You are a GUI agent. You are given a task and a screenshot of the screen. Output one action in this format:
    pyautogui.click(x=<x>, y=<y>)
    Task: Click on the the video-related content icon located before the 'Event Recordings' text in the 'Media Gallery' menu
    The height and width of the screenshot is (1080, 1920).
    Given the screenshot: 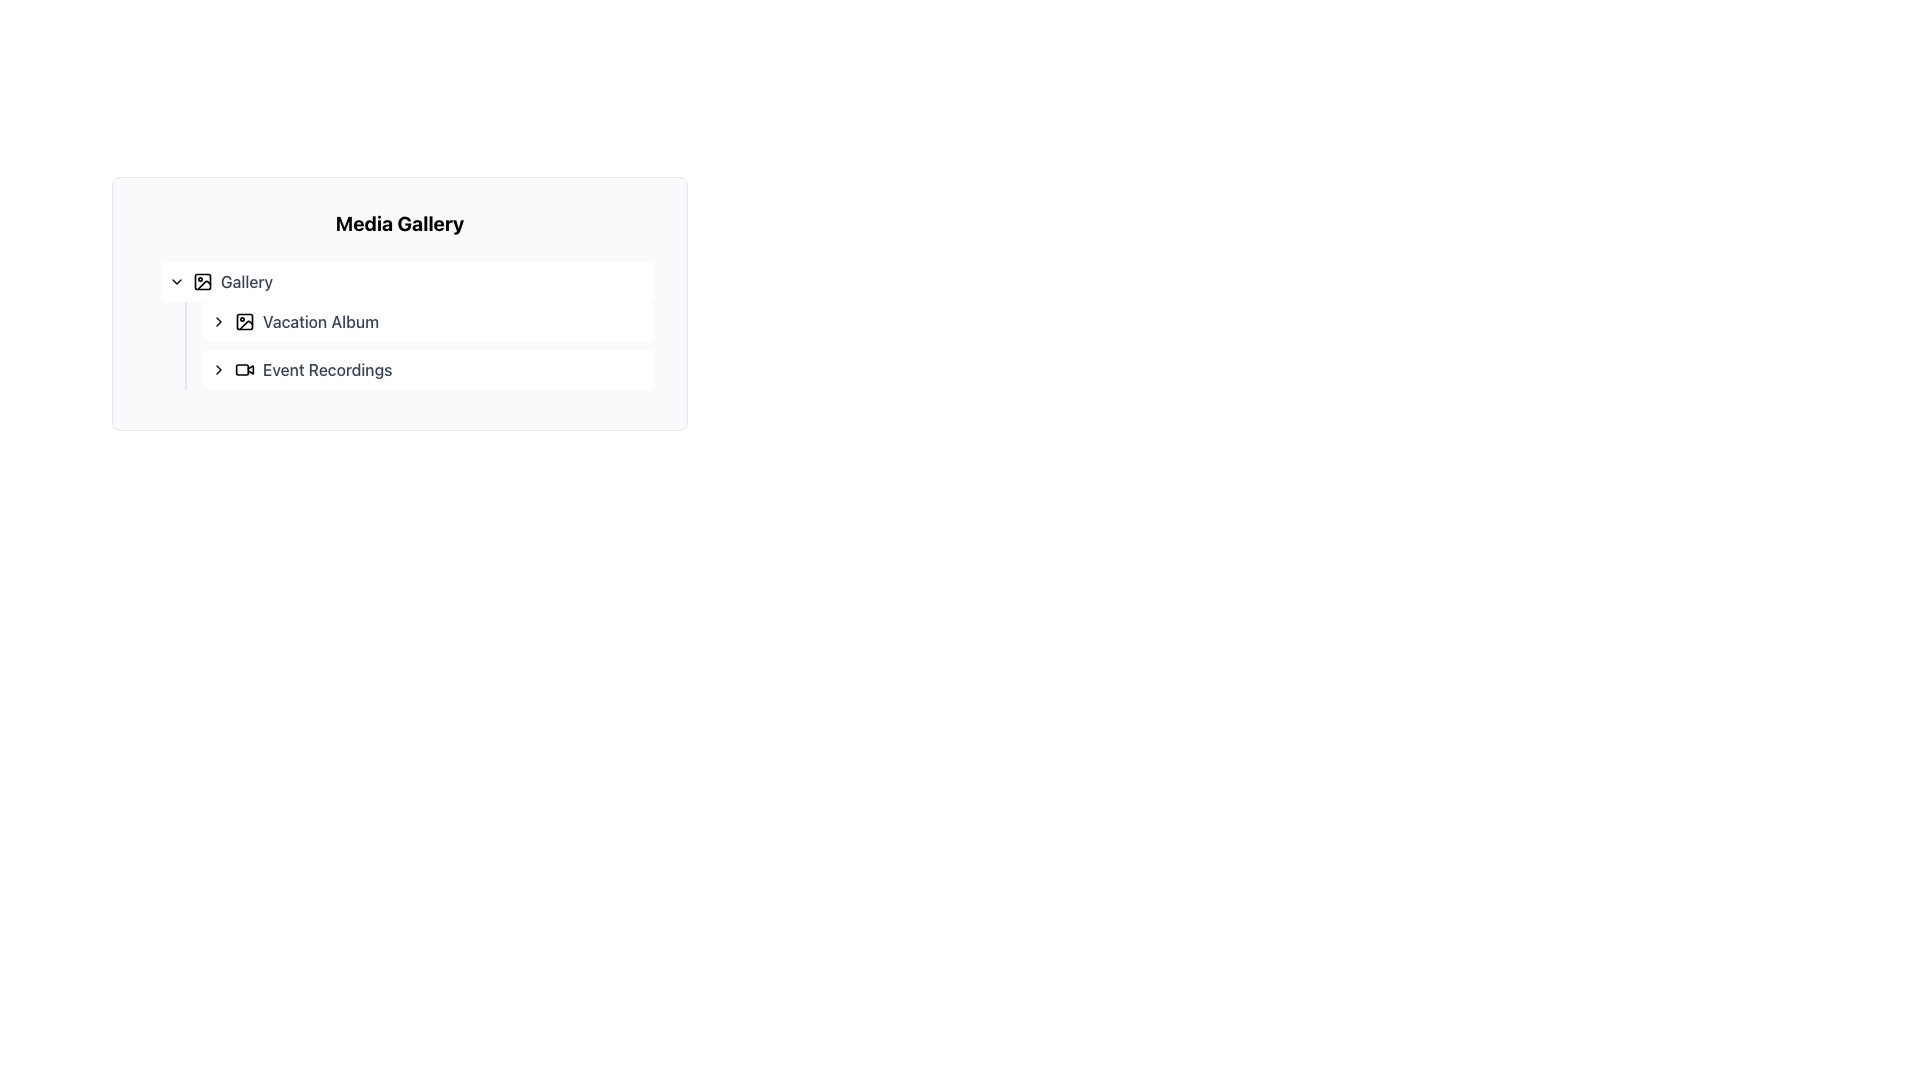 What is the action you would take?
    pyautogui.click(x=243, y=370)
    